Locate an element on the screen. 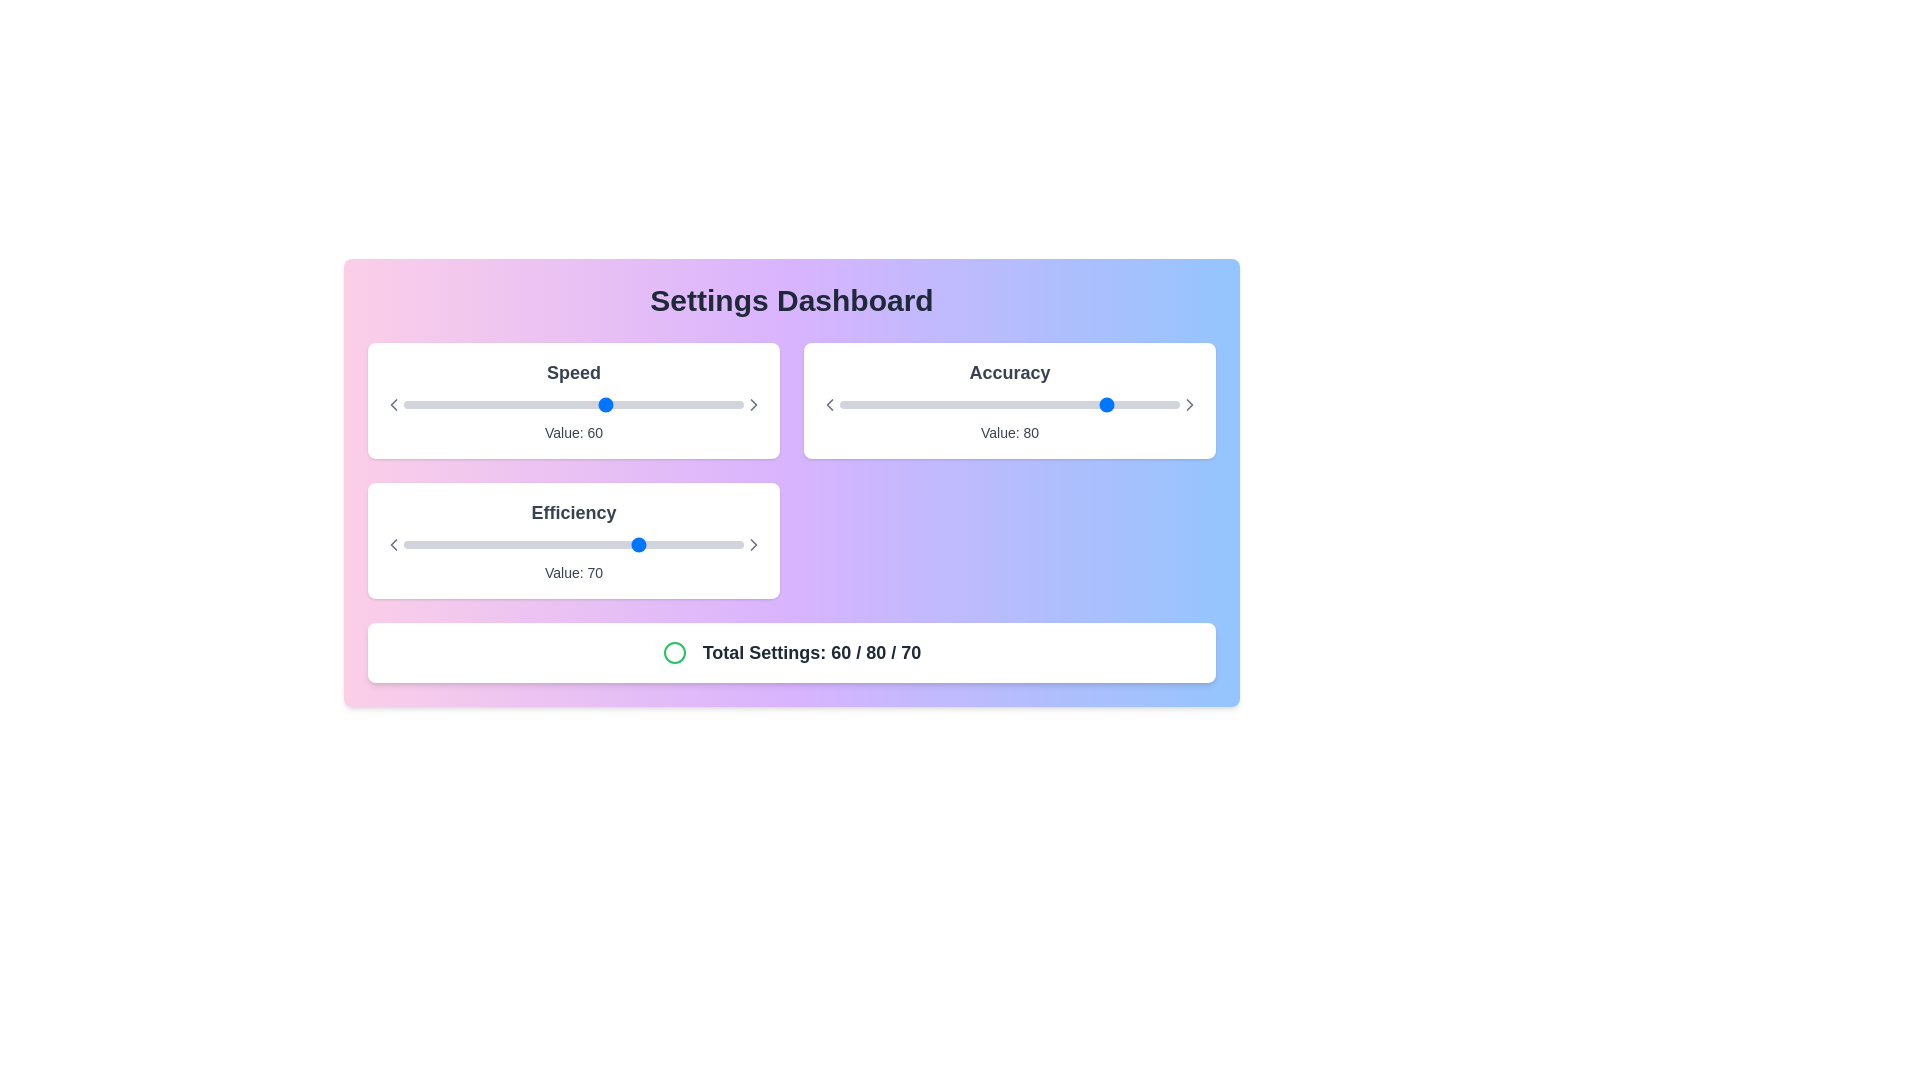  the text label displaying 'Value: 60' located below the slider in the 'Speed' control card within the 'Settings Dashboard' is located at coordinates (573, 431).